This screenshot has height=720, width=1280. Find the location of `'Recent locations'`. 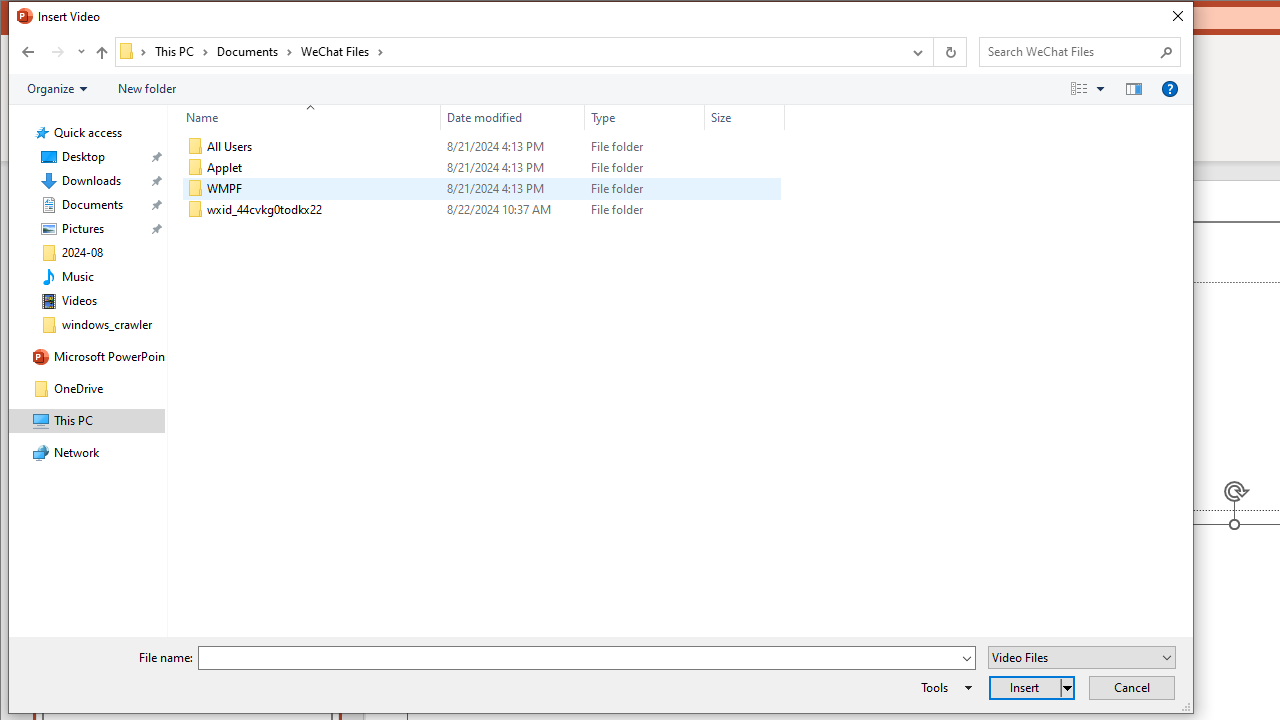

'Recent locations' is located at coordinates (80, 50).